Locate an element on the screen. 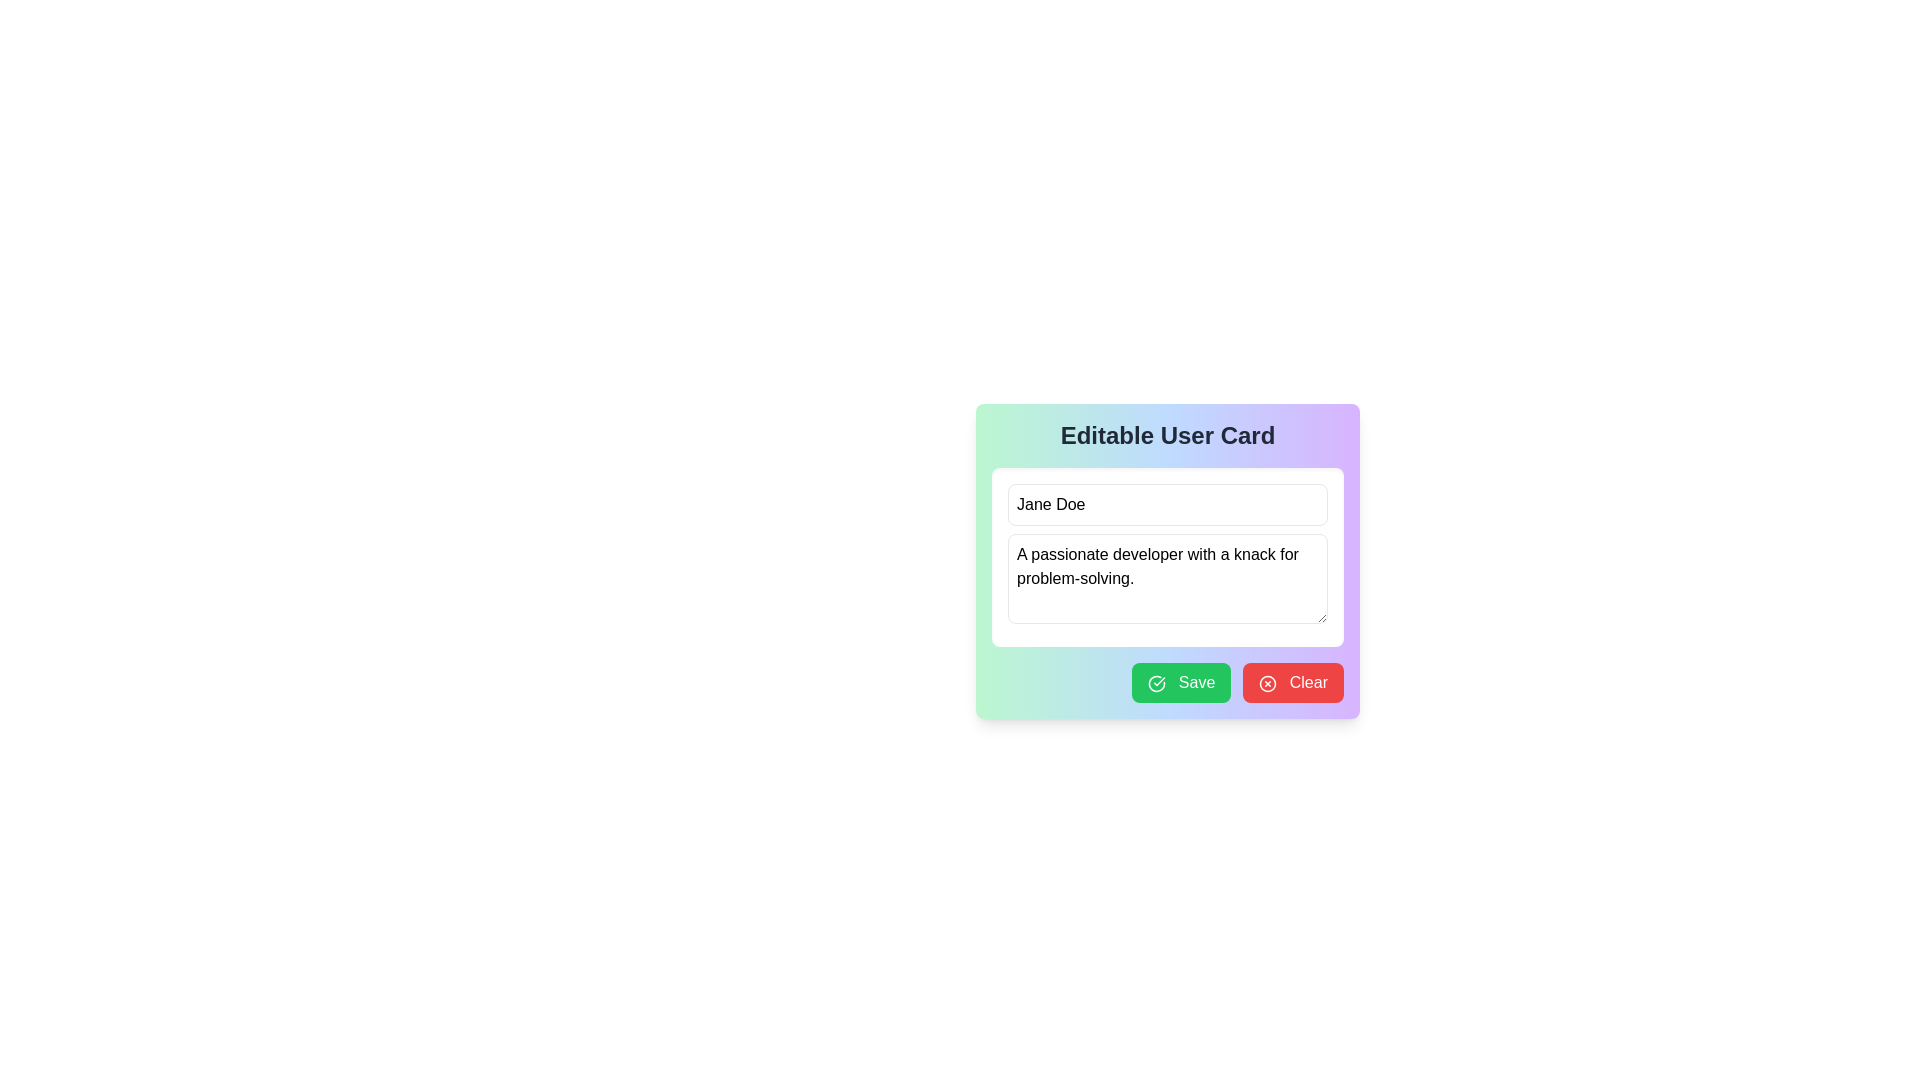 Image resolution: width=1920 pixels, height=1080 pixels. the smaller circular visual element at the center of the 'Clear' button icon located in the bottom-right corner of the card interface is located at coordinates (1267, 682).